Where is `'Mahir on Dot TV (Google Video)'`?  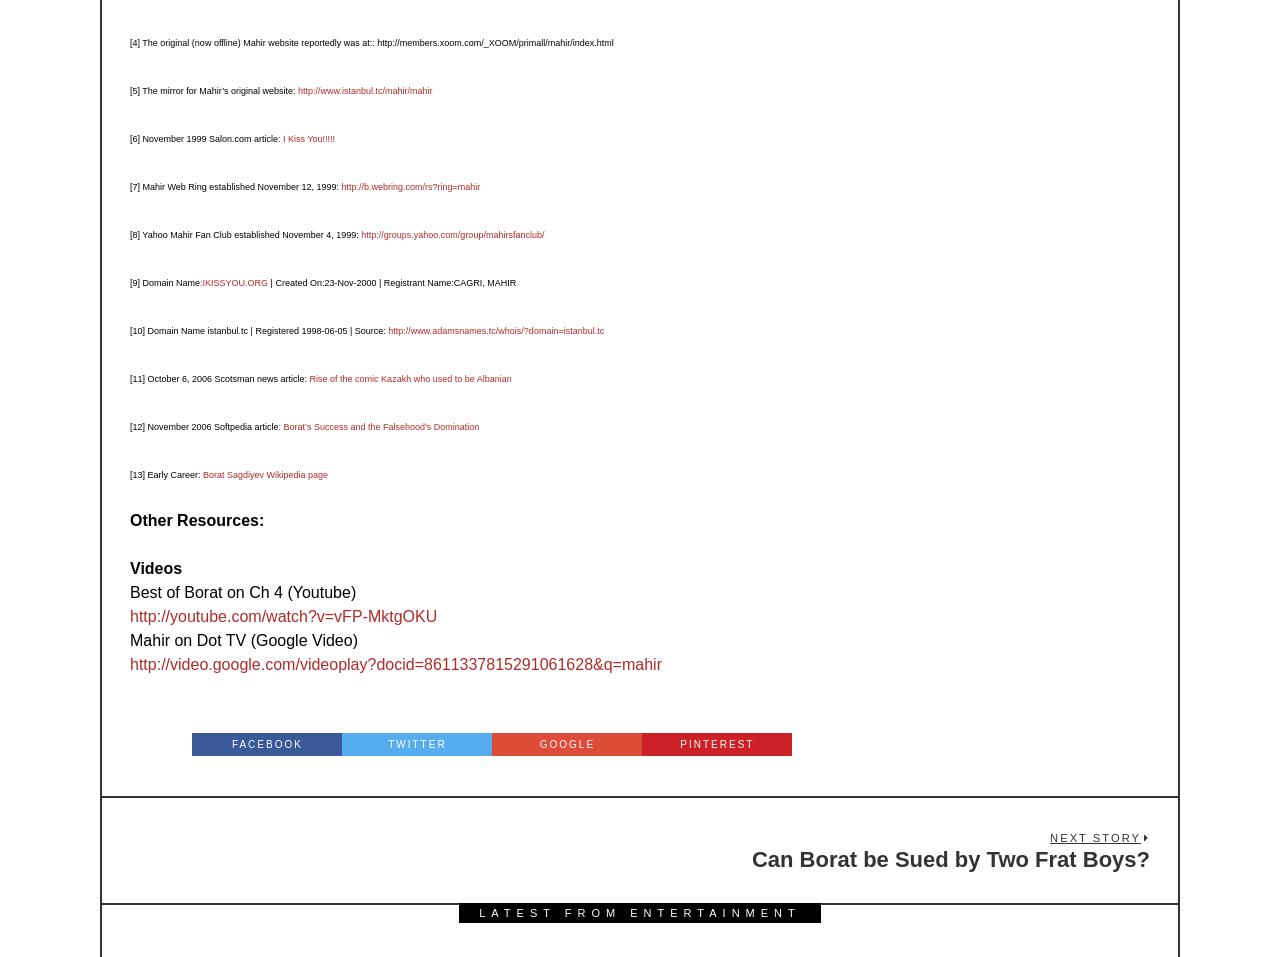
'Mahir on Dot TV (Google Video)' is located at coordinates (242, 638).